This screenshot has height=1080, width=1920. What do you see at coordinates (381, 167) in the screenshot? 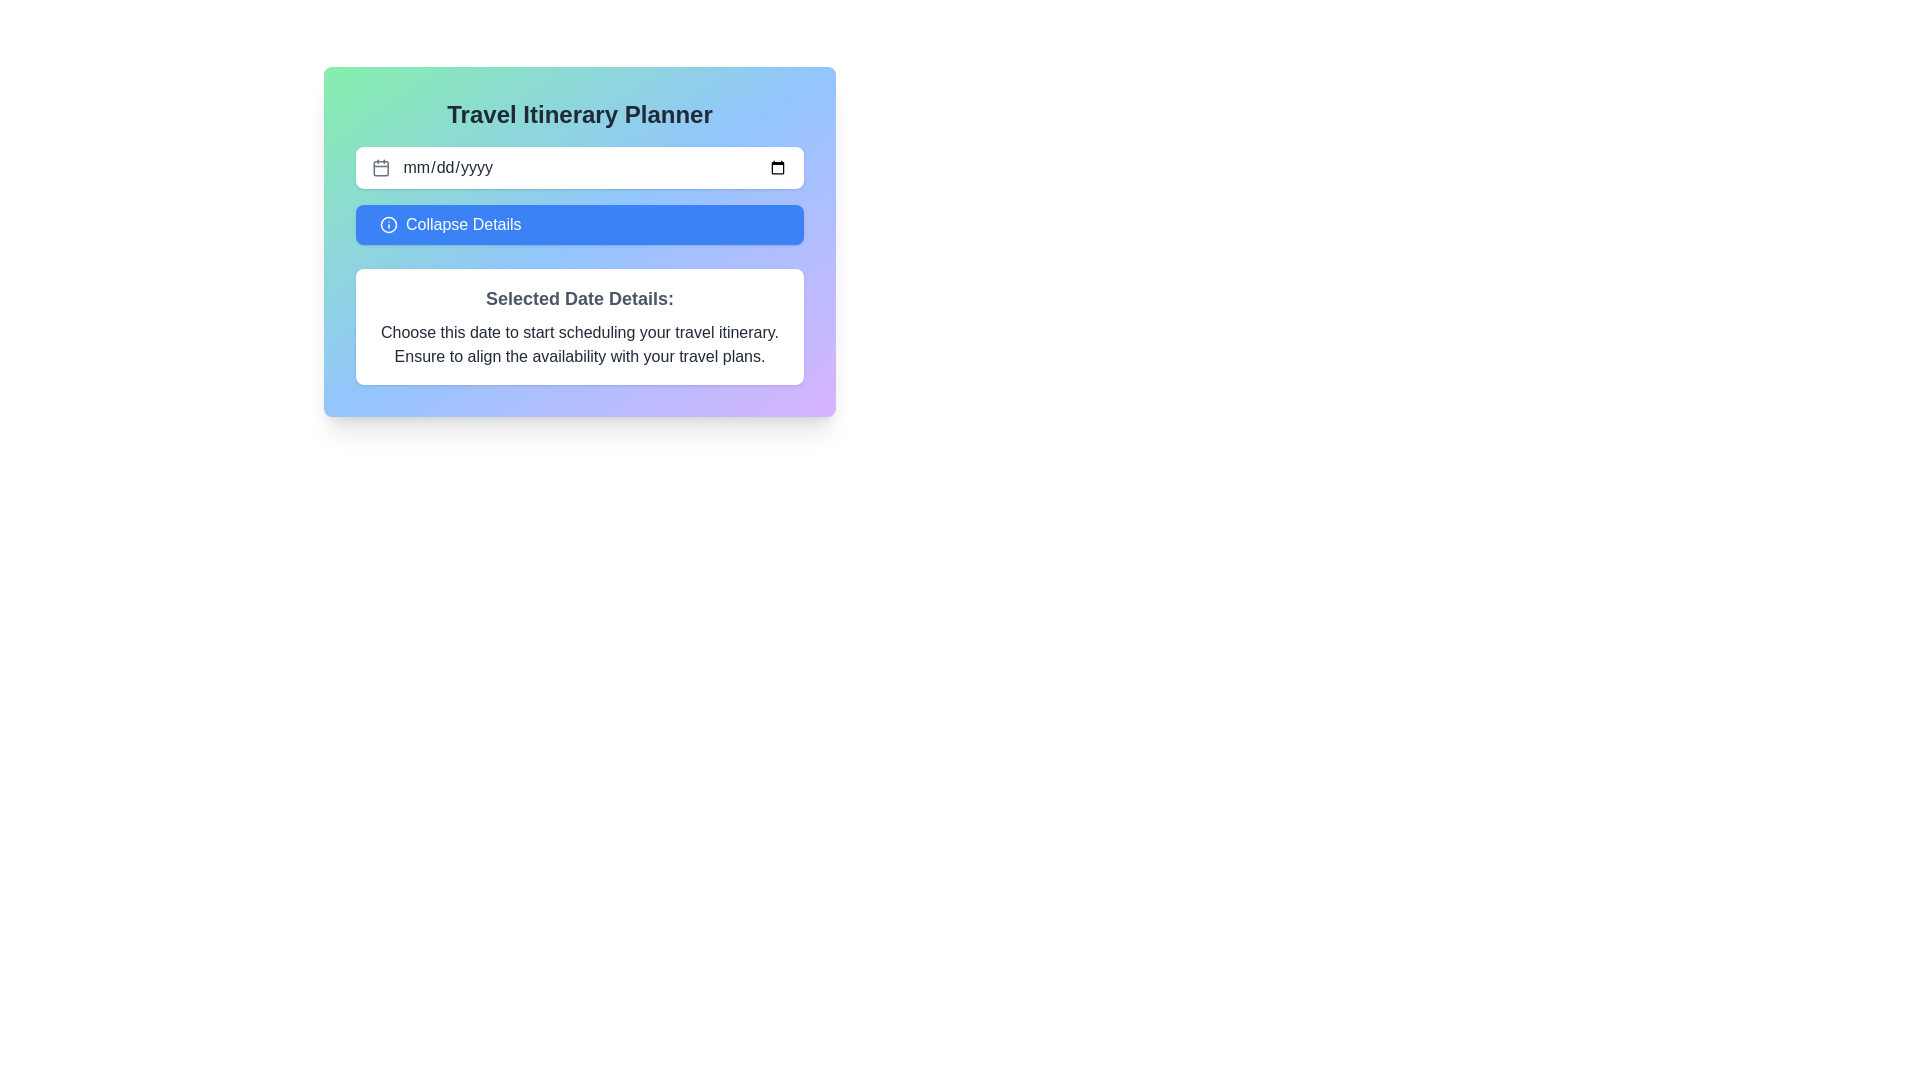
I see `the decorative component of the calendar icon used for the date picker, which is the inner rectangular shape positioned third among its siblings on the left side of the date input field` at bounding box center [381, 167].